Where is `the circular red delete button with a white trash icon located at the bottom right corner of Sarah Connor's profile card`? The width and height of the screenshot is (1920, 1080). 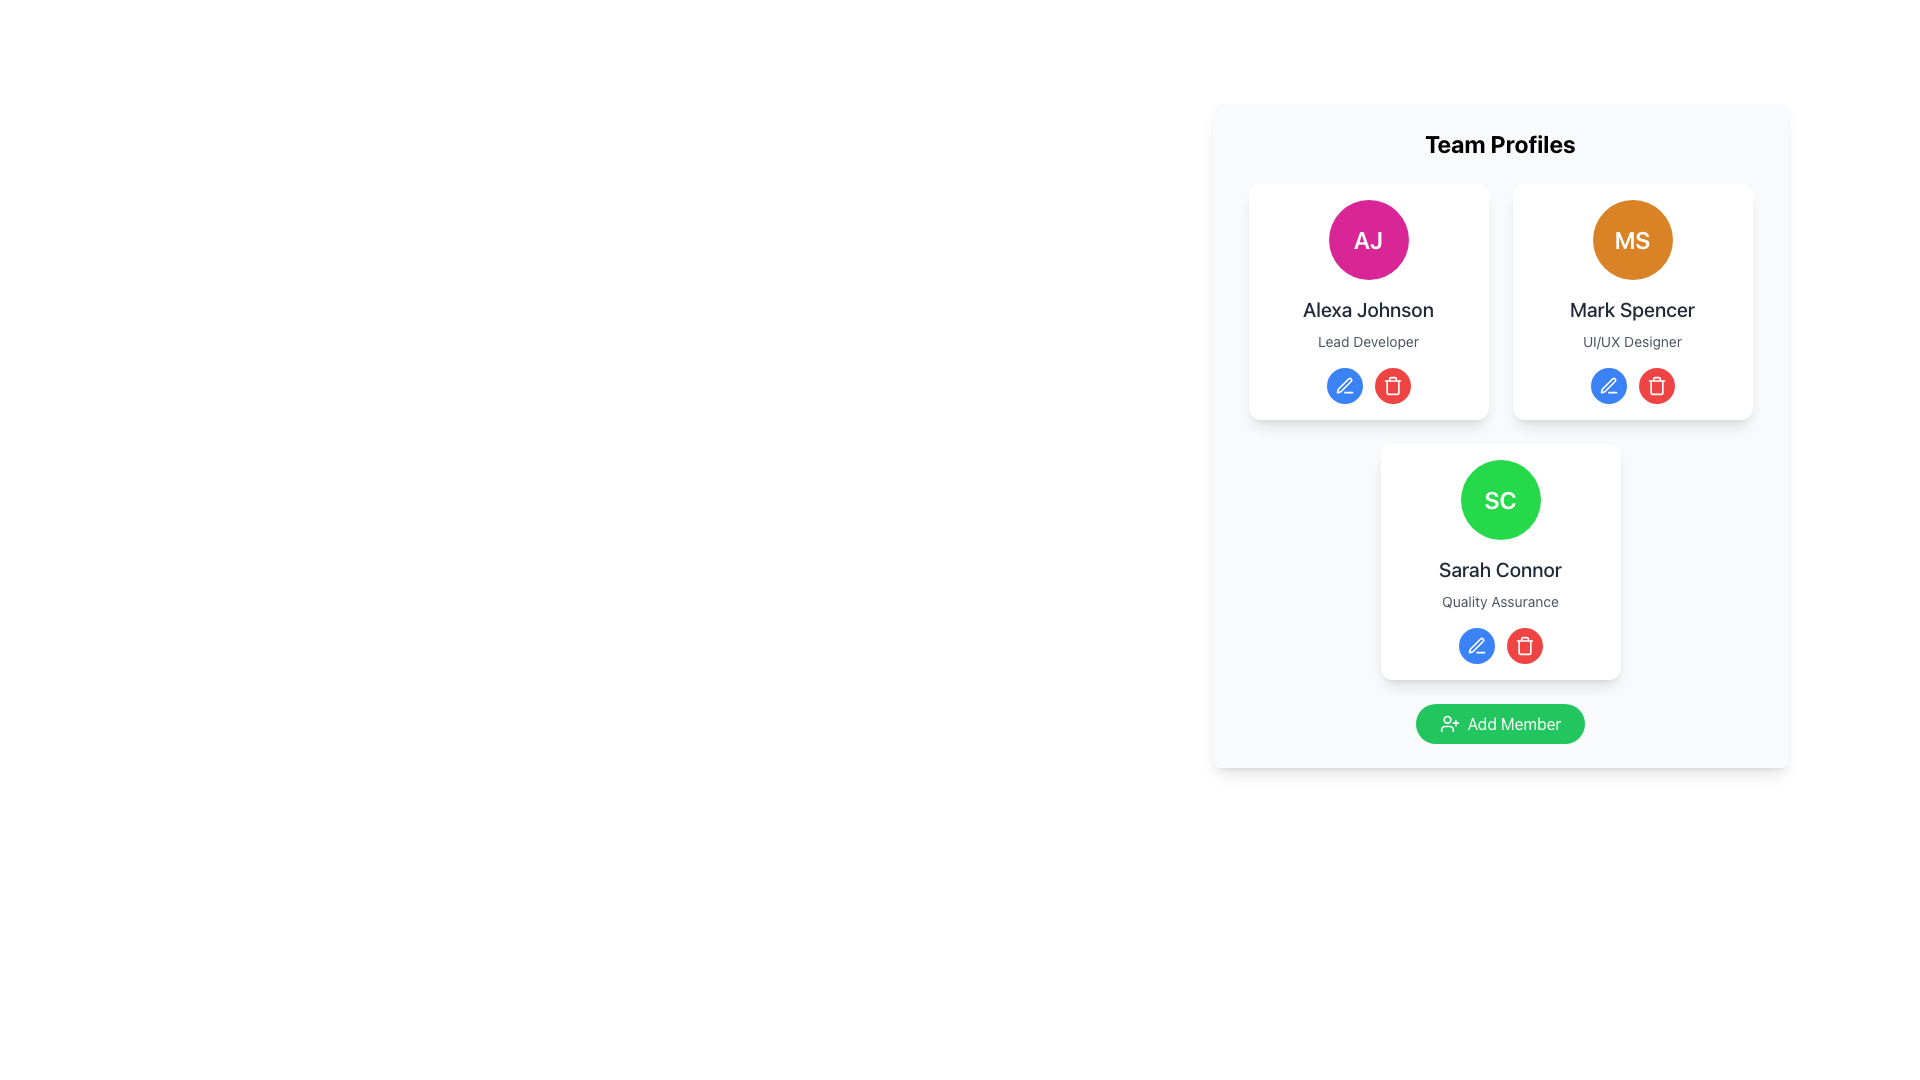 the circular red delete button with a white trash icon located at the bottom right corner of Sarah Connor's profile card is located at coordinates (1523, 645).